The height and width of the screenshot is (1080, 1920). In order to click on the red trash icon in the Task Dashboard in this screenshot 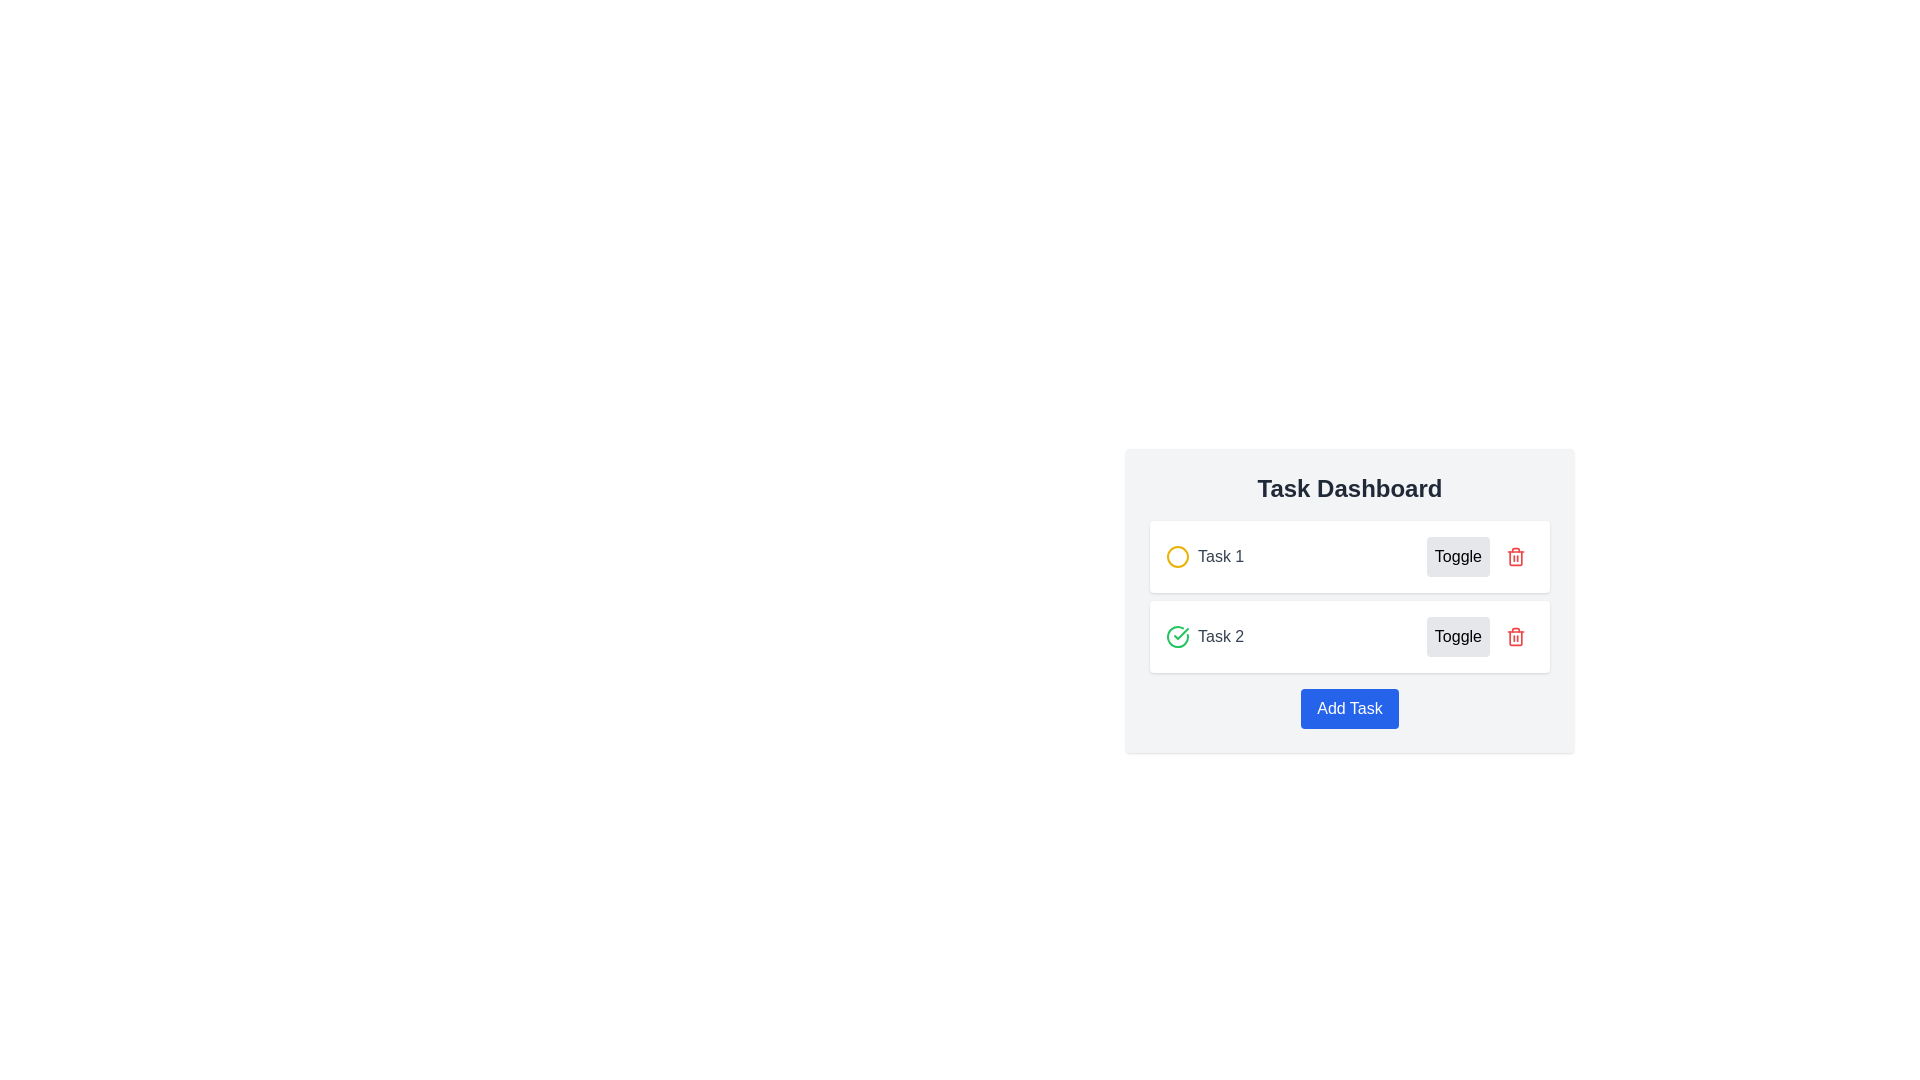, I will do `click(1516, 636)`.